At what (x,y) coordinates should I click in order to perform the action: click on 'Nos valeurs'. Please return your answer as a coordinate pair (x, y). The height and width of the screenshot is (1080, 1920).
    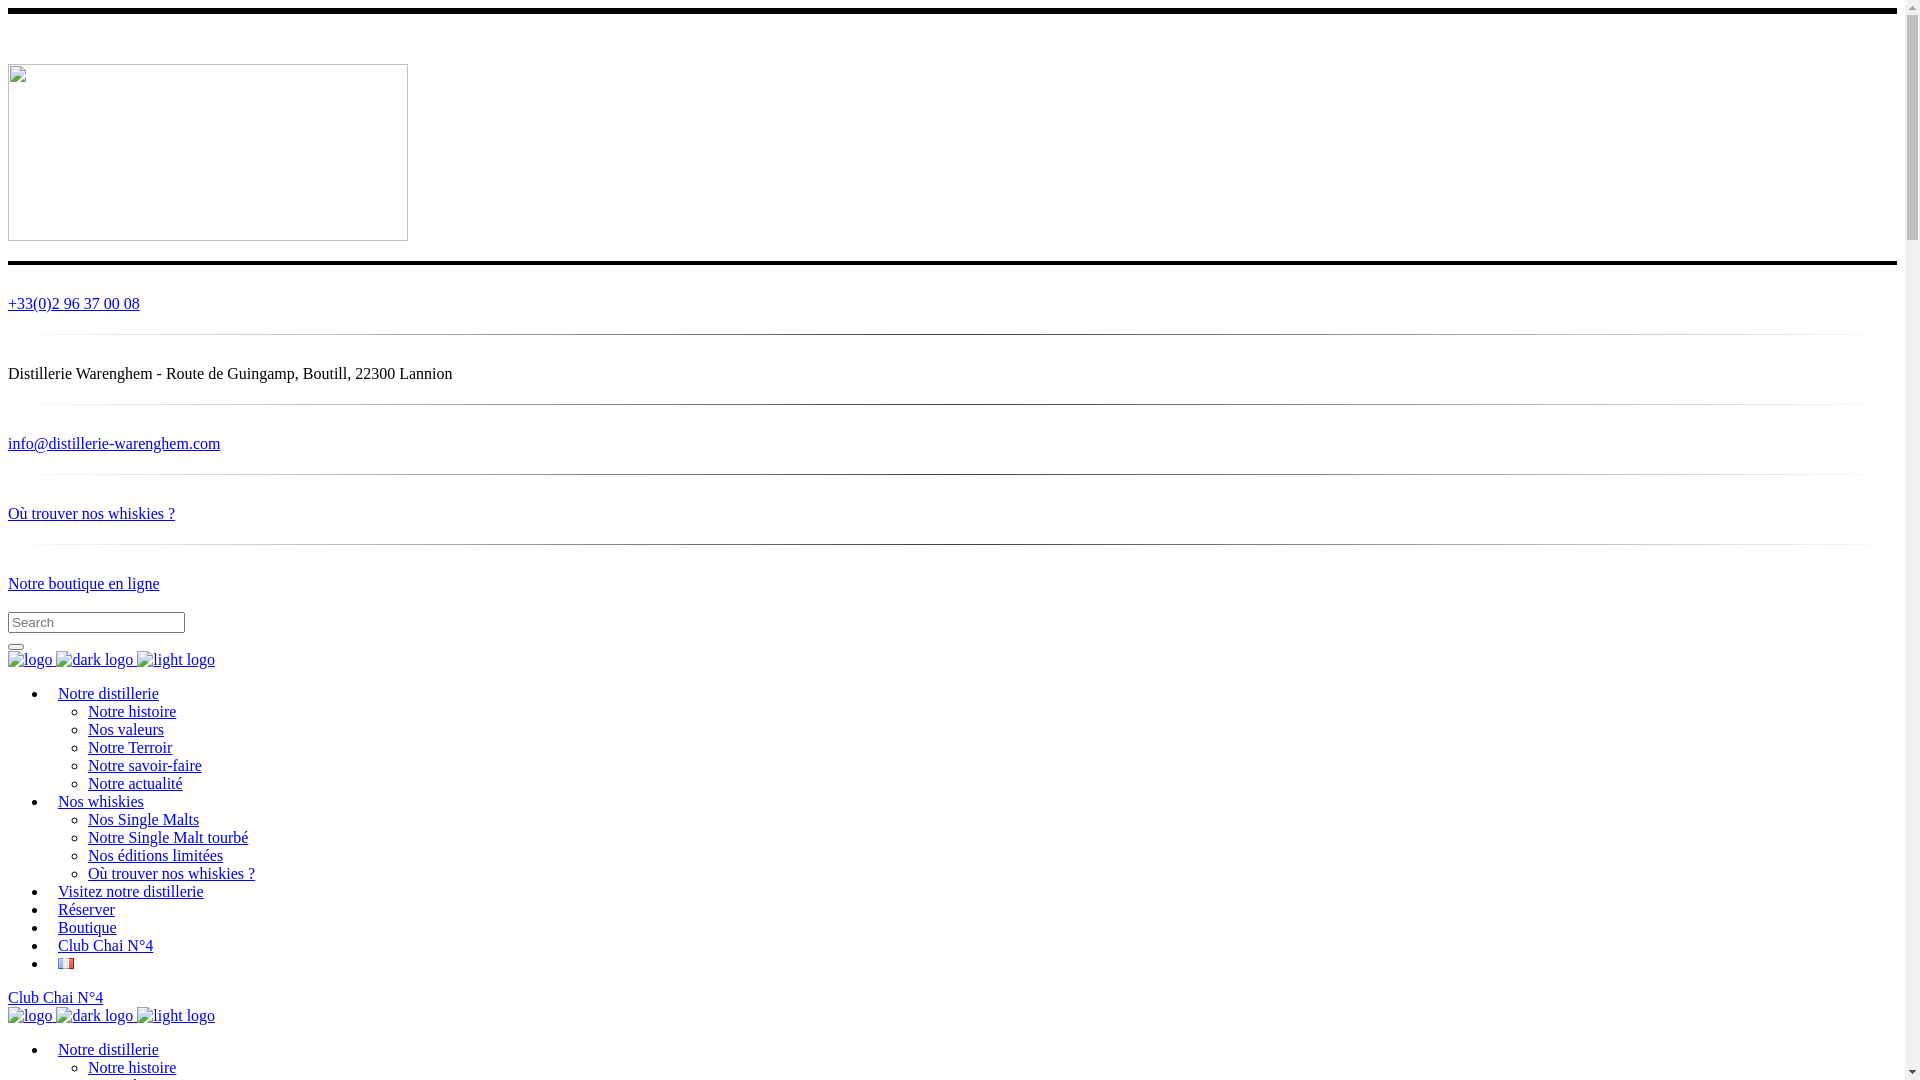
    Looking at the image, I should click on (86, 729).